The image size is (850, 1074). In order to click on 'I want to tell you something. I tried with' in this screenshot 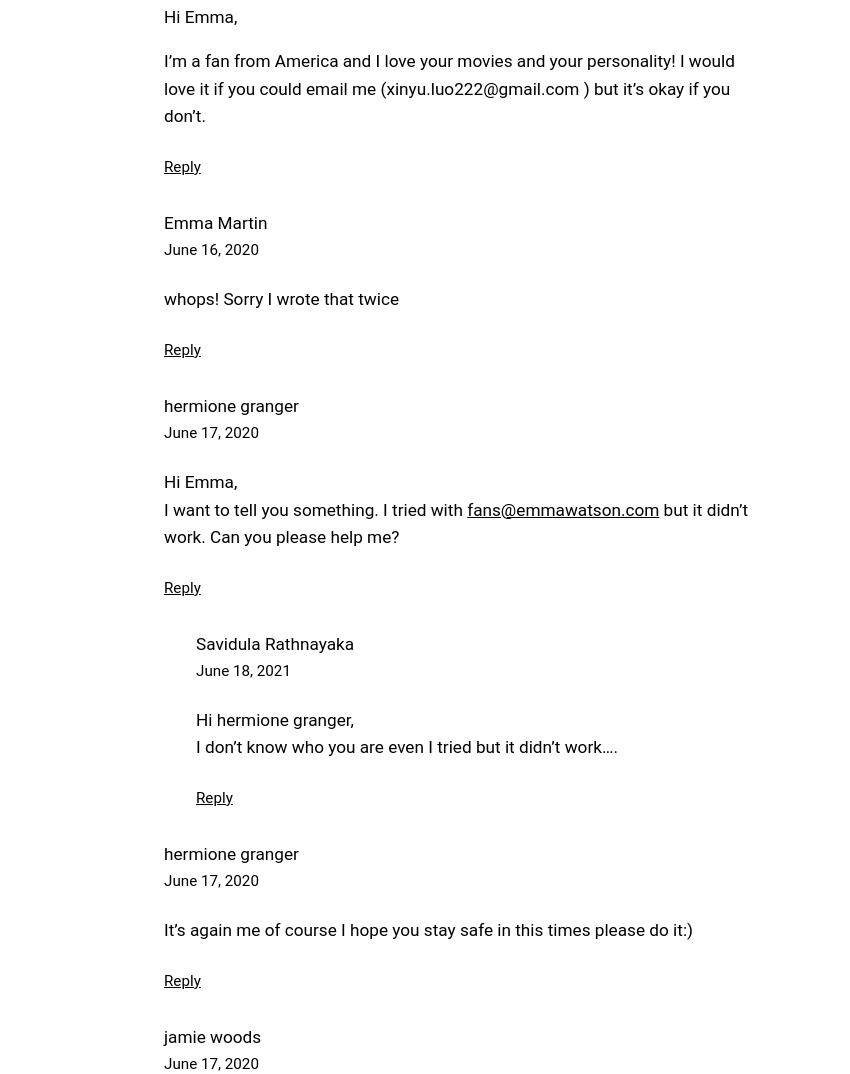, I will do `click(315, 508)`.